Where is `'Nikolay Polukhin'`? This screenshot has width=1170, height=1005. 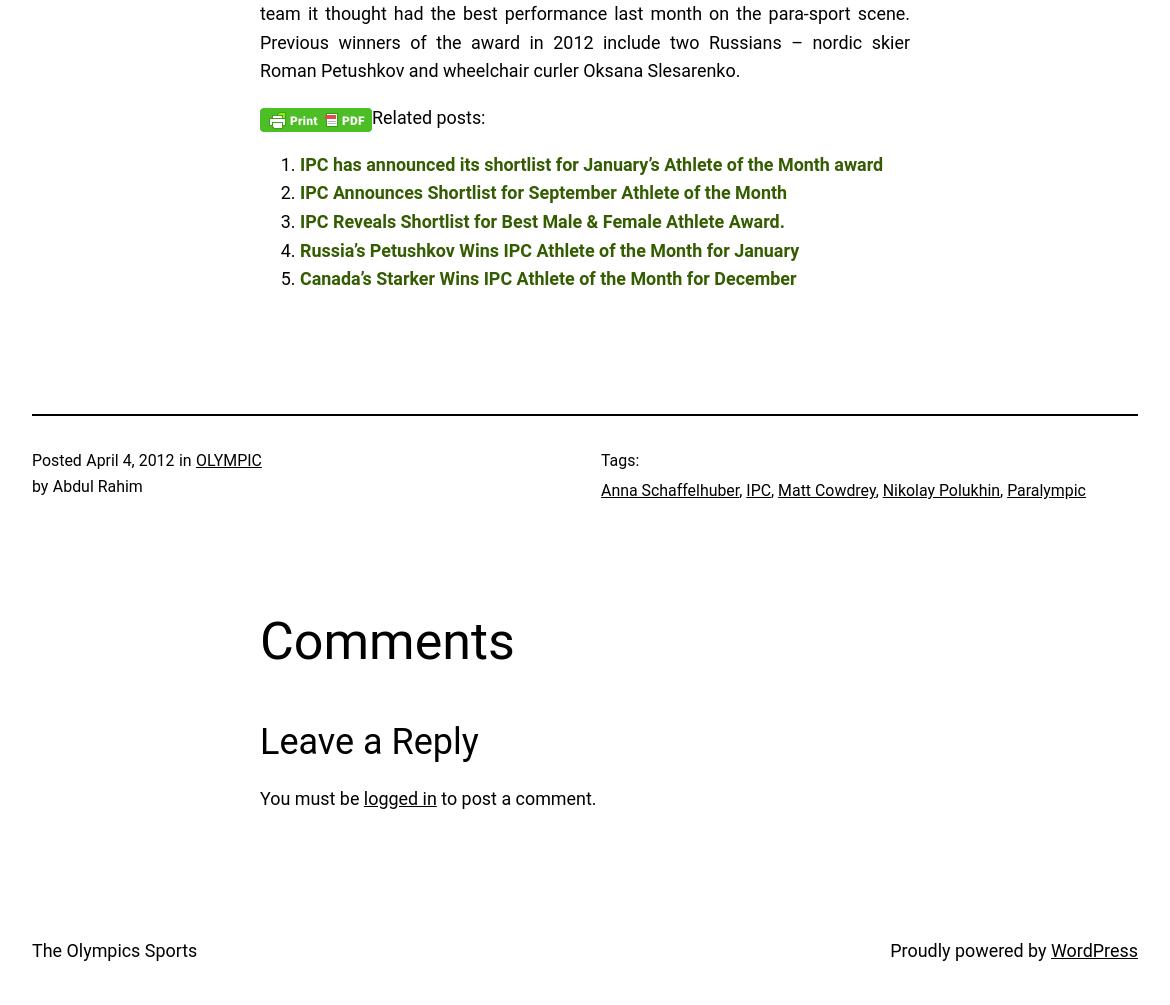
'Nikolay Polukhin' is located at coordinates (940, 490).